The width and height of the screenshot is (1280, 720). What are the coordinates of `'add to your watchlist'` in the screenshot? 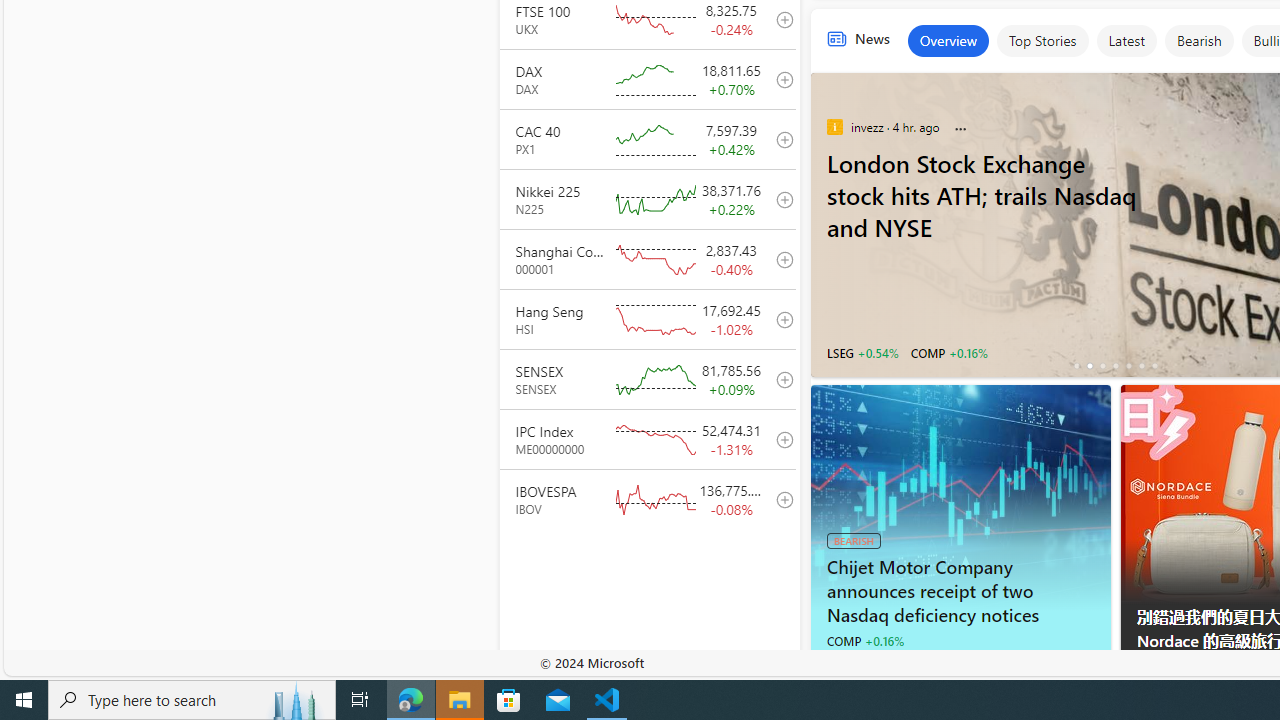 It's located at (778, 498).